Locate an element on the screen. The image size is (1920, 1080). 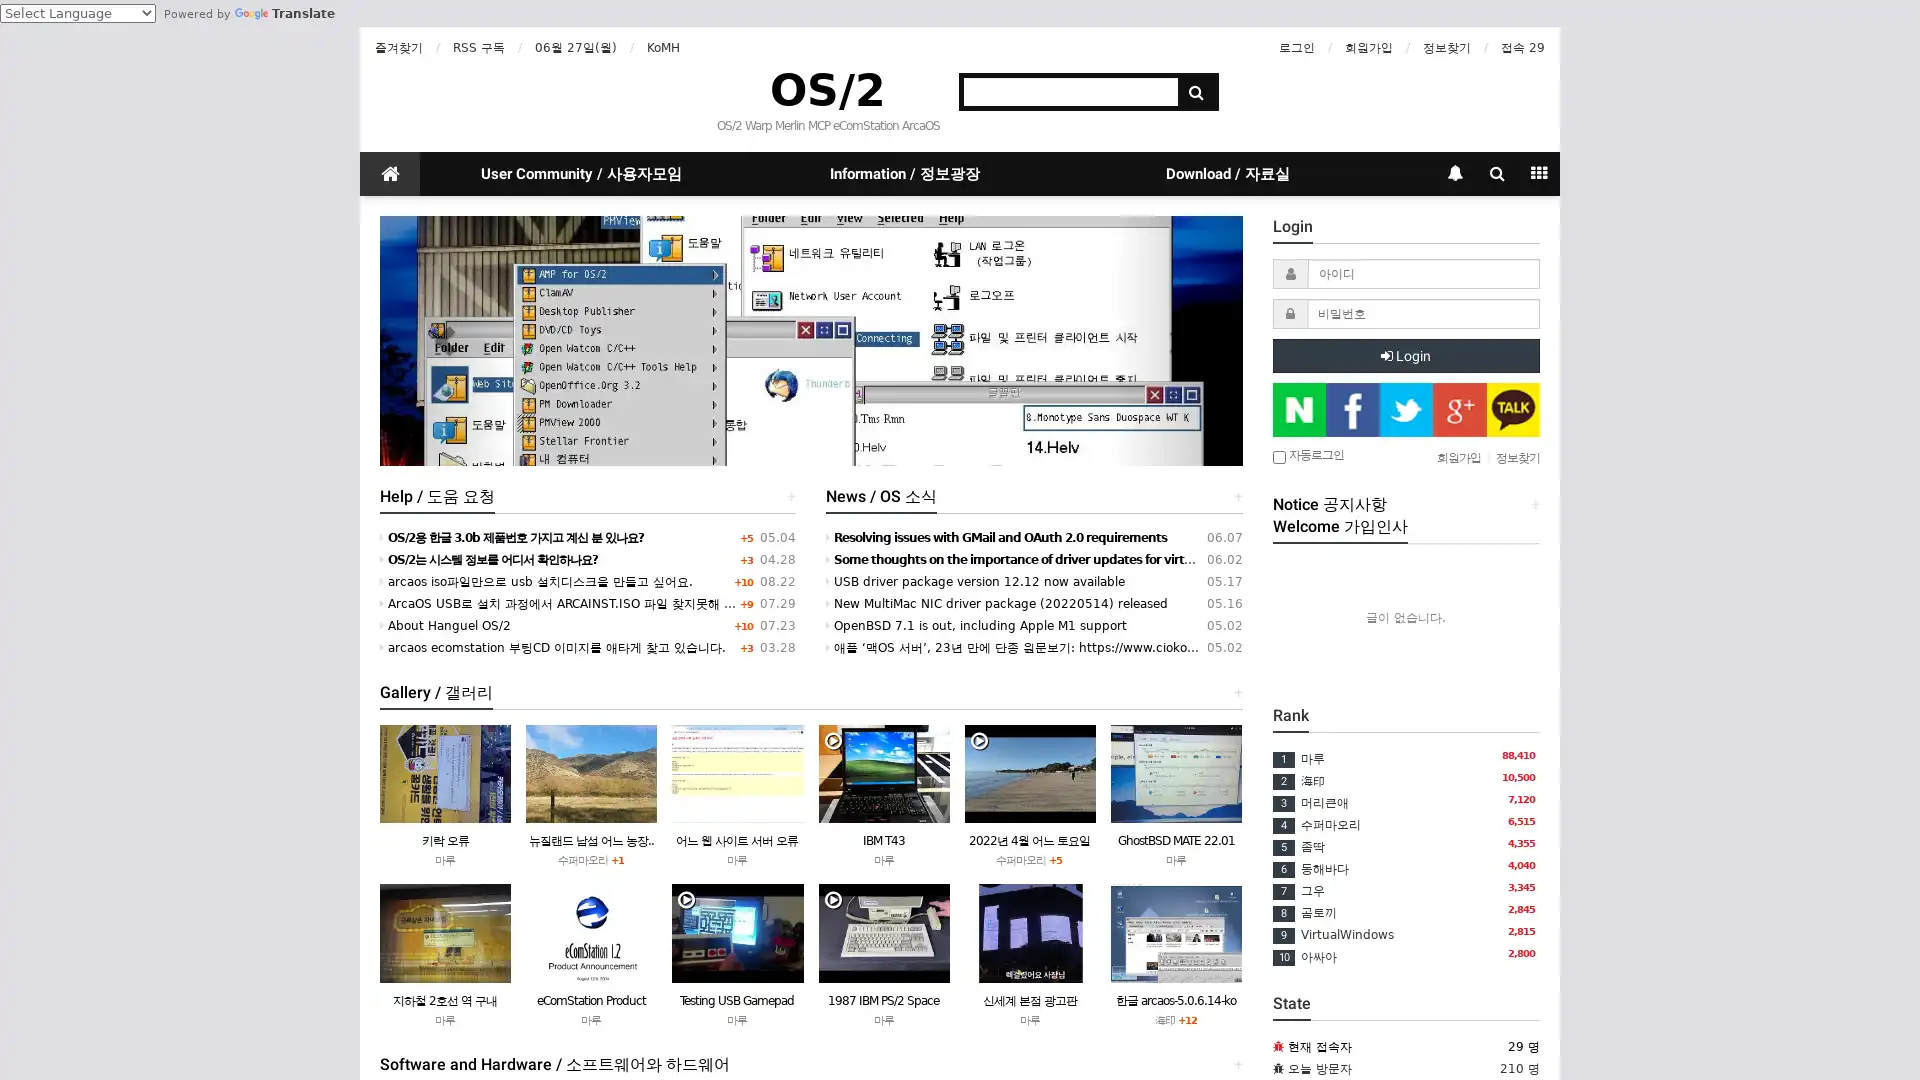
Login is located at coordinates (1405, 354).